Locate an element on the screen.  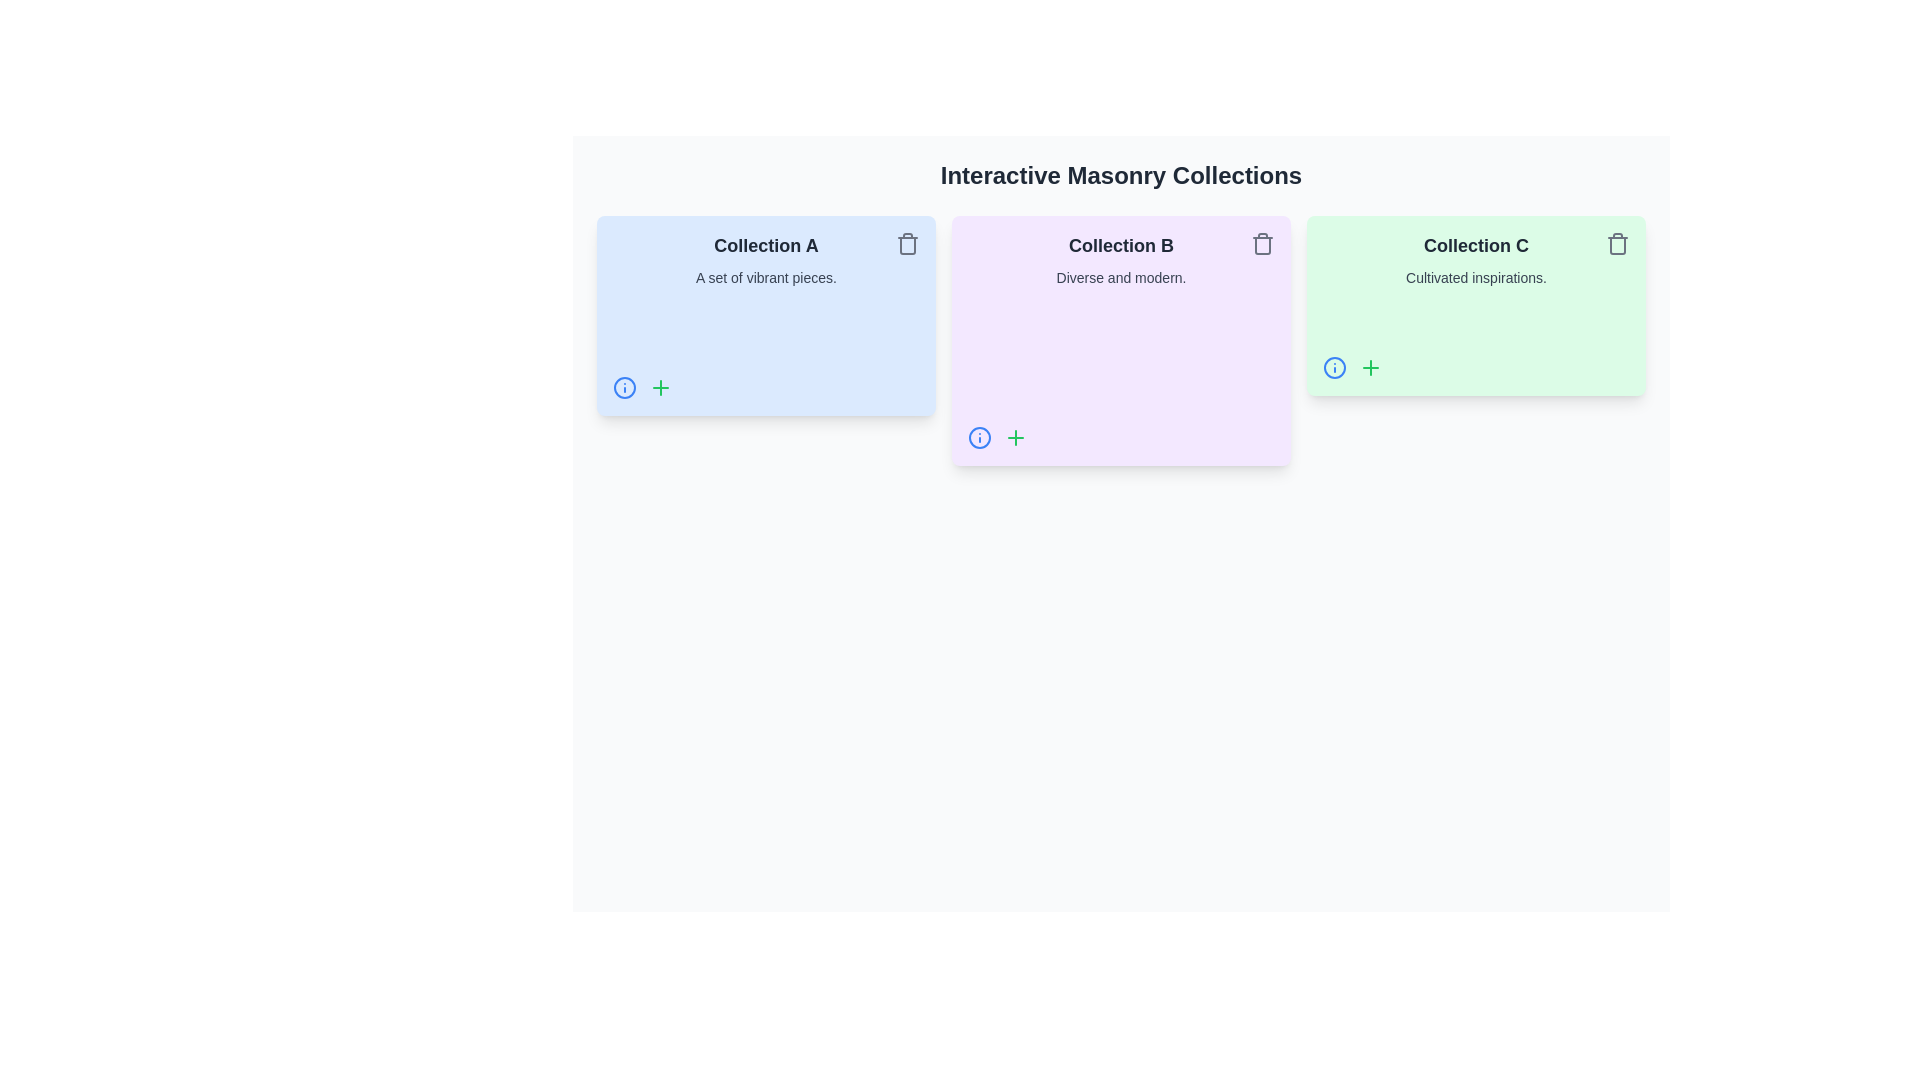
the static text element that serves as a title or label in the second card of a horizontal layout of three cards on the page is located at coordinates (1121, 245).